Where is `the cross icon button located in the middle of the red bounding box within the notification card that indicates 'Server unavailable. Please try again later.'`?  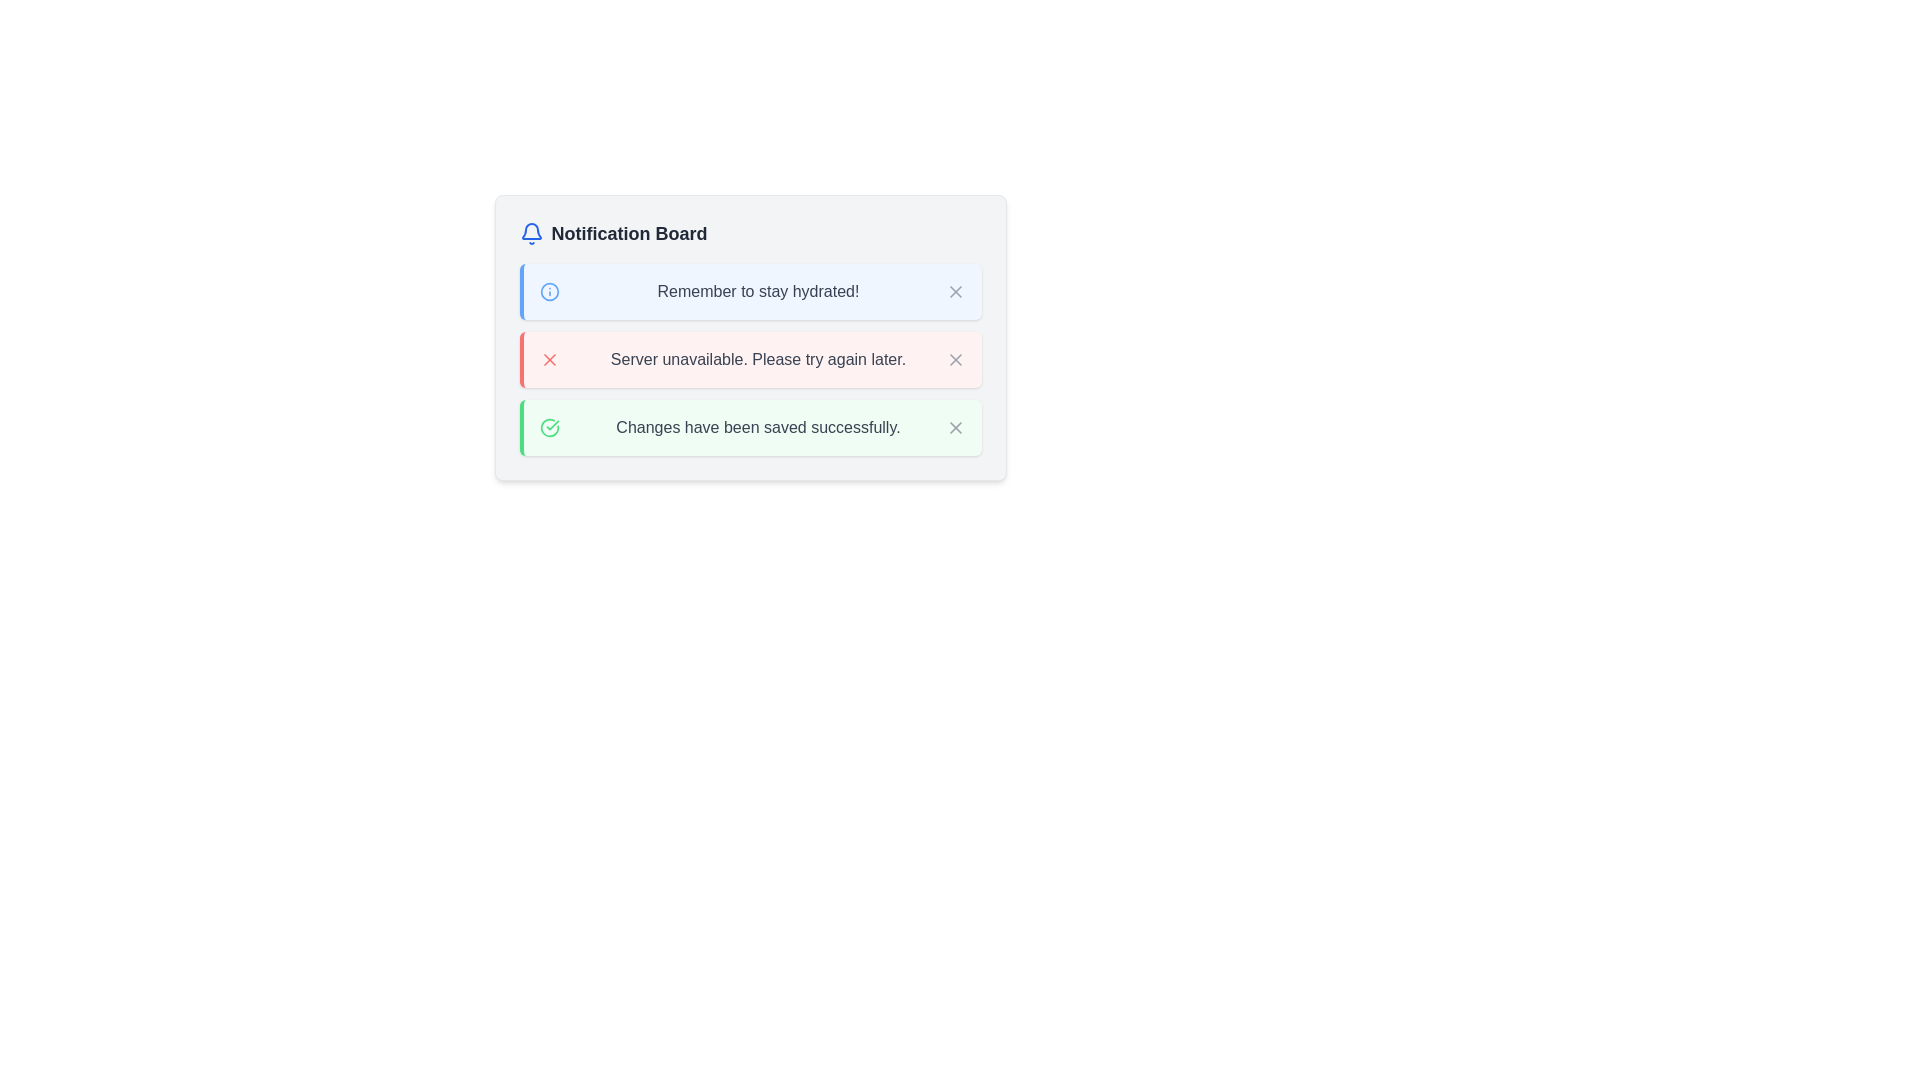 the cross icon button located in the middle of the red bounding box within the notification card that indicates 'Server unavailable. Please try again later.' is located at coordinates (549, 358).